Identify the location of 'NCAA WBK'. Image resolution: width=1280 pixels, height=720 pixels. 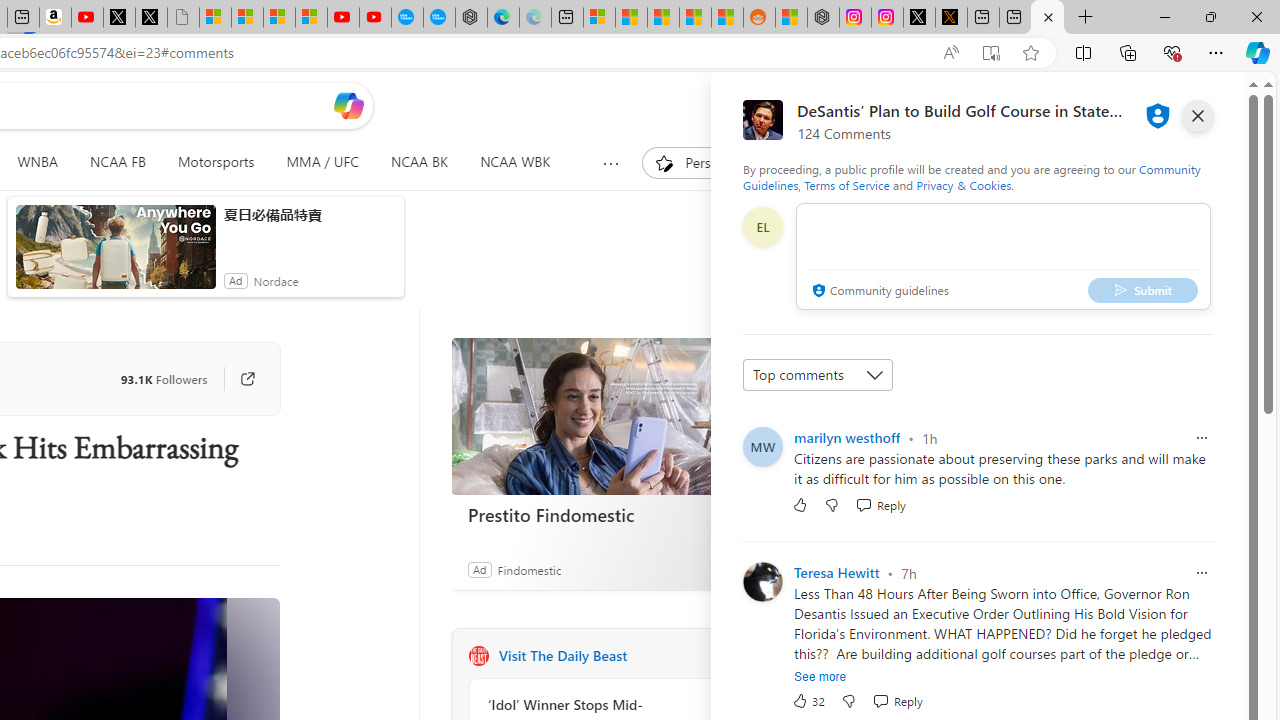
(515, 162).